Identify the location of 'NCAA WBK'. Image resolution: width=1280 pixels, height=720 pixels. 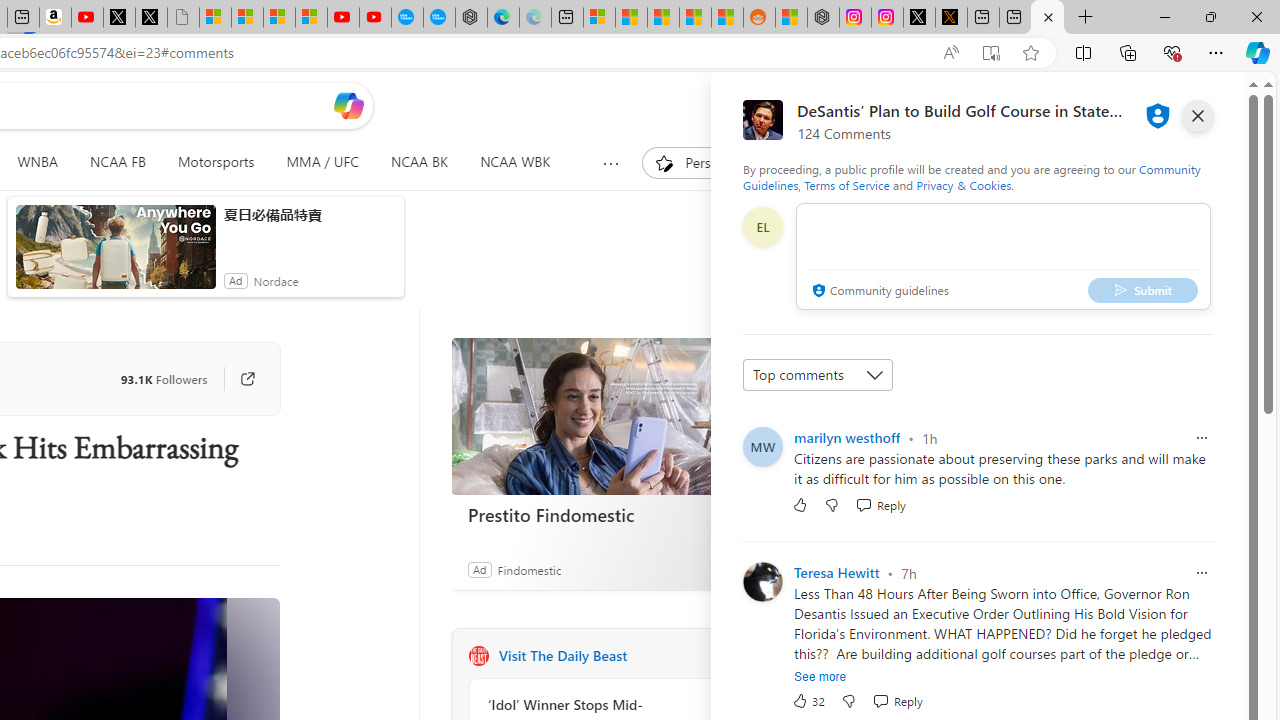
(515, 162).